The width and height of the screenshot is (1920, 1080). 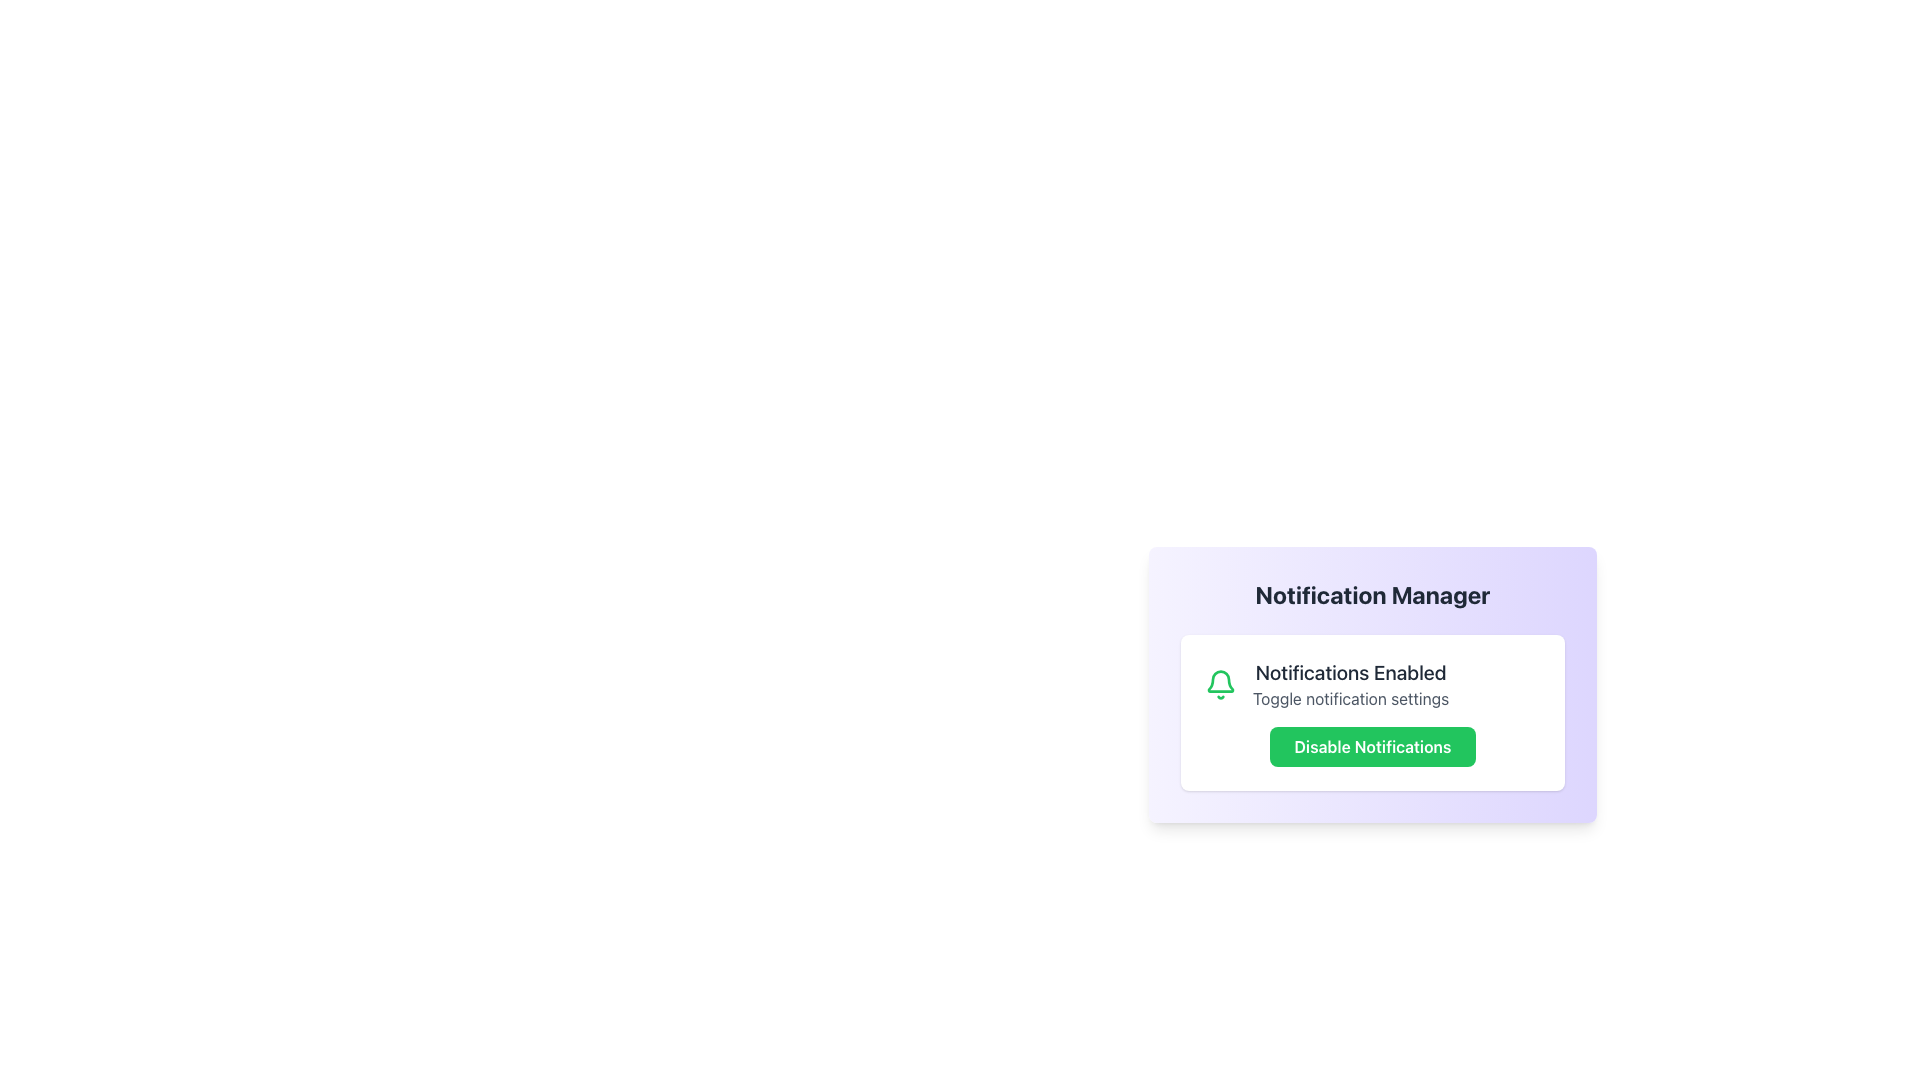 What do you see at coordinates (1351, 697) in the screenshot?
I see `the text label that says 'Toggle notification settings', which is styled in gray and located directly underneath the 'Notifications Enabled' header in the notification manager box` at bounding box center [1351, 697].